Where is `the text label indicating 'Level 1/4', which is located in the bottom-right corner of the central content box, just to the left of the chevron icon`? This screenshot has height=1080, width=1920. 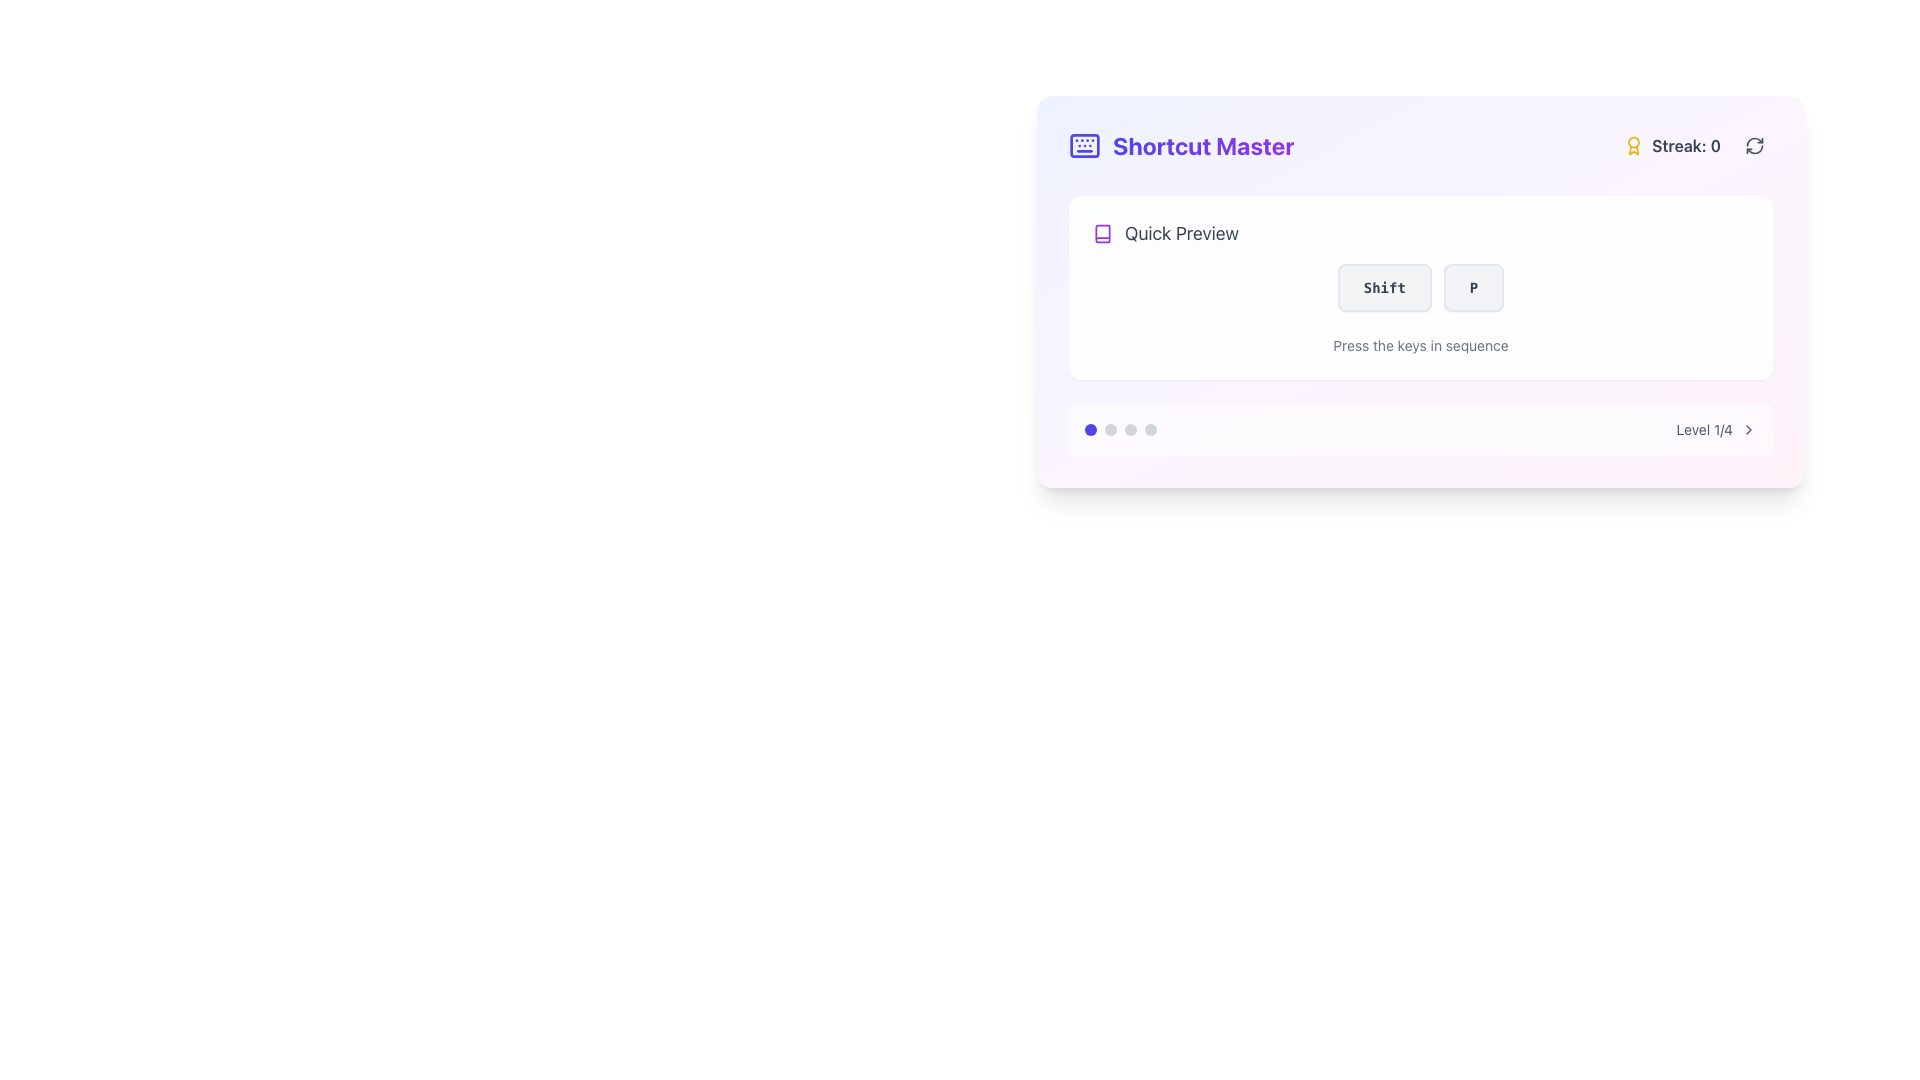
the text label indicating 'Level 1/4', which is located in the bottom-right corner of the central content box, just to the left of the chevron icon is located at coordinates (1703, 428).